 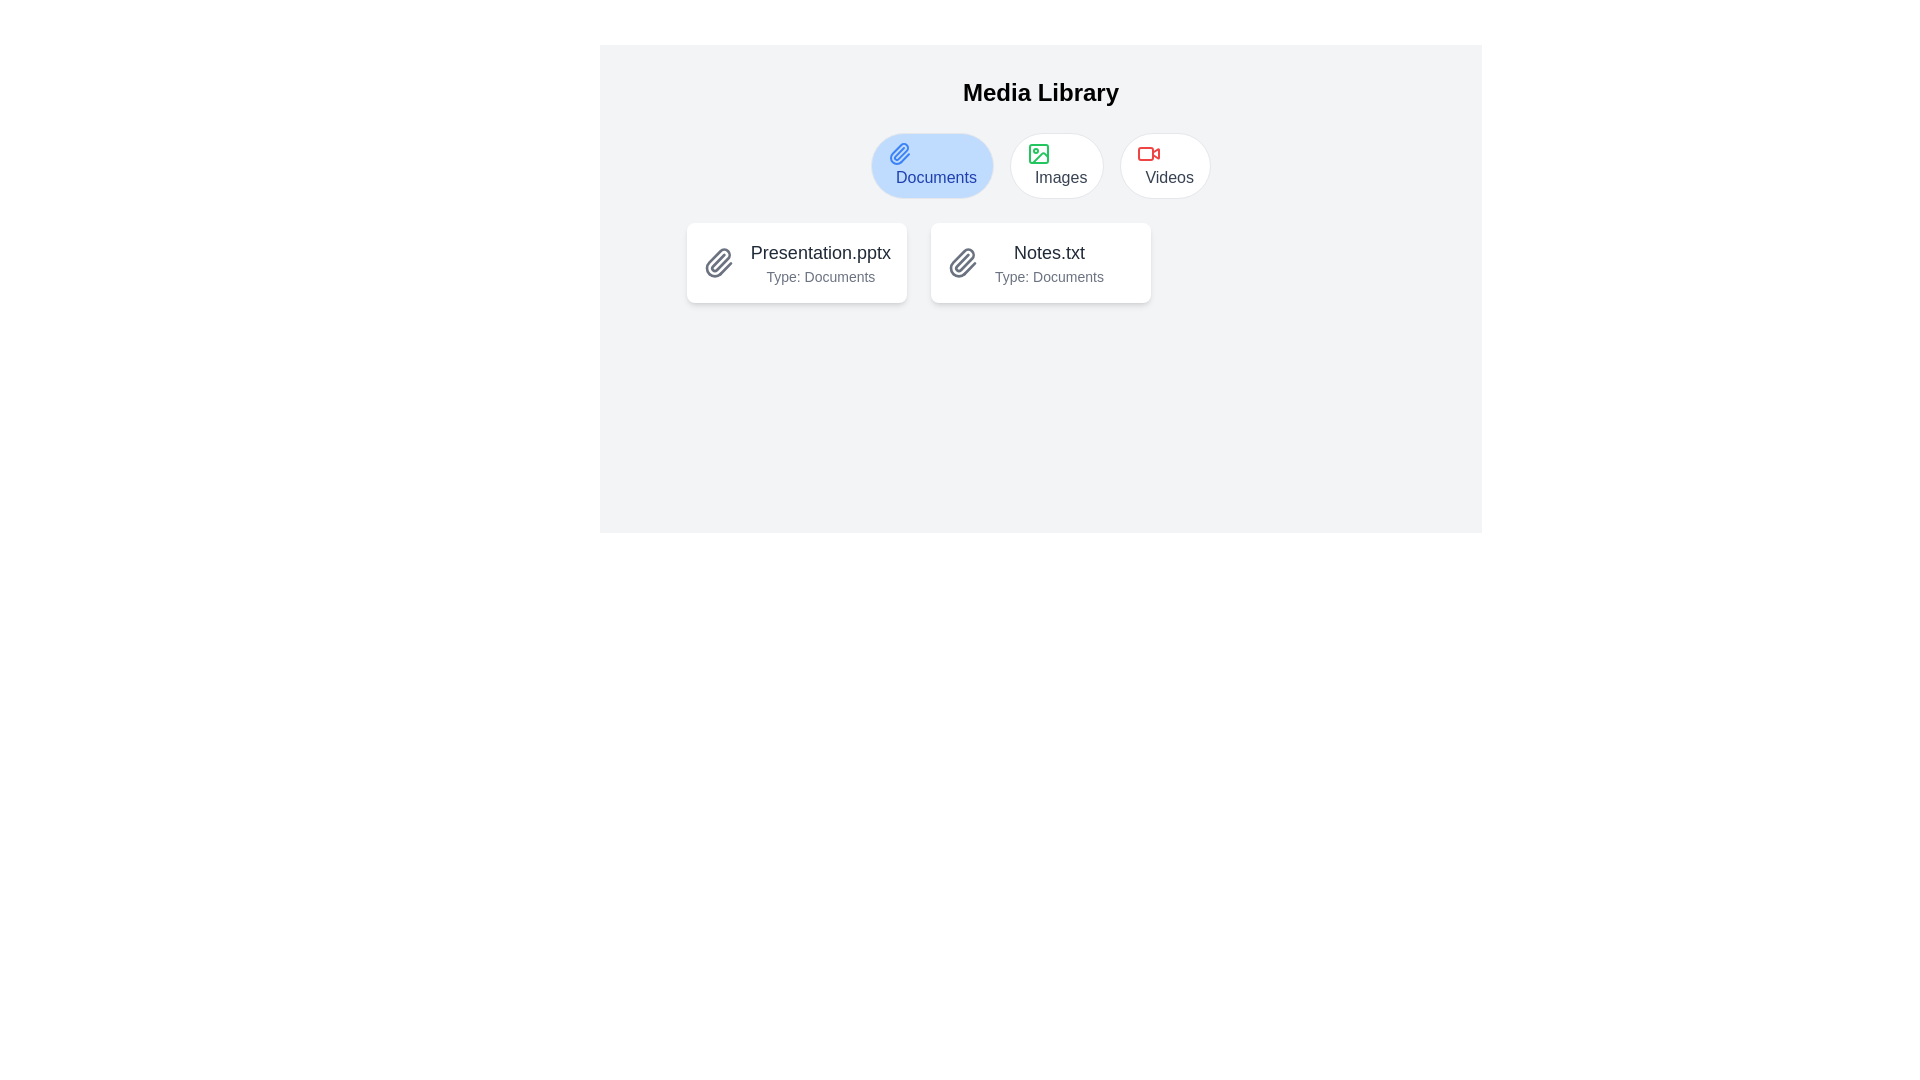 What do you see at coordinates (795, 261) in the screenshot?
I see `the File representation card for the file titled 'Presentation.pptx', located in the top-left corner of its row in the grid layout` at bounding box center [795, 261].